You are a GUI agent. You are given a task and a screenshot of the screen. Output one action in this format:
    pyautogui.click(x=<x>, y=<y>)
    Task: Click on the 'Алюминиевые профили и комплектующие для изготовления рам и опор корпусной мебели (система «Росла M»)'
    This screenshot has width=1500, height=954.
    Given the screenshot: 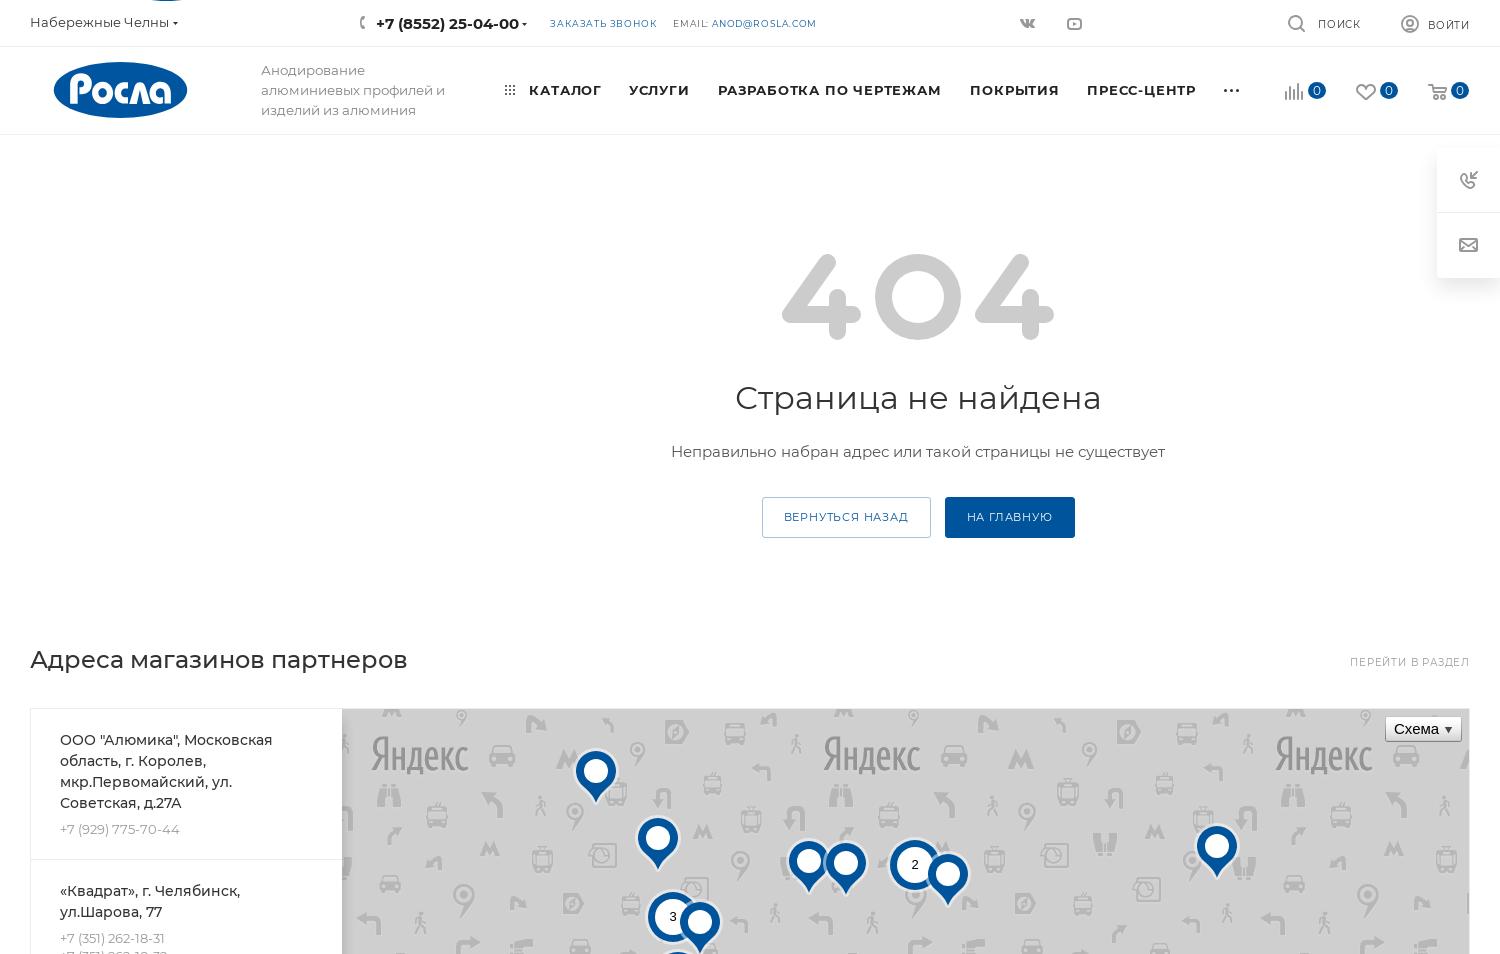 What is the action you would take?
    pyautogui.click(x=1221, y=265)
    